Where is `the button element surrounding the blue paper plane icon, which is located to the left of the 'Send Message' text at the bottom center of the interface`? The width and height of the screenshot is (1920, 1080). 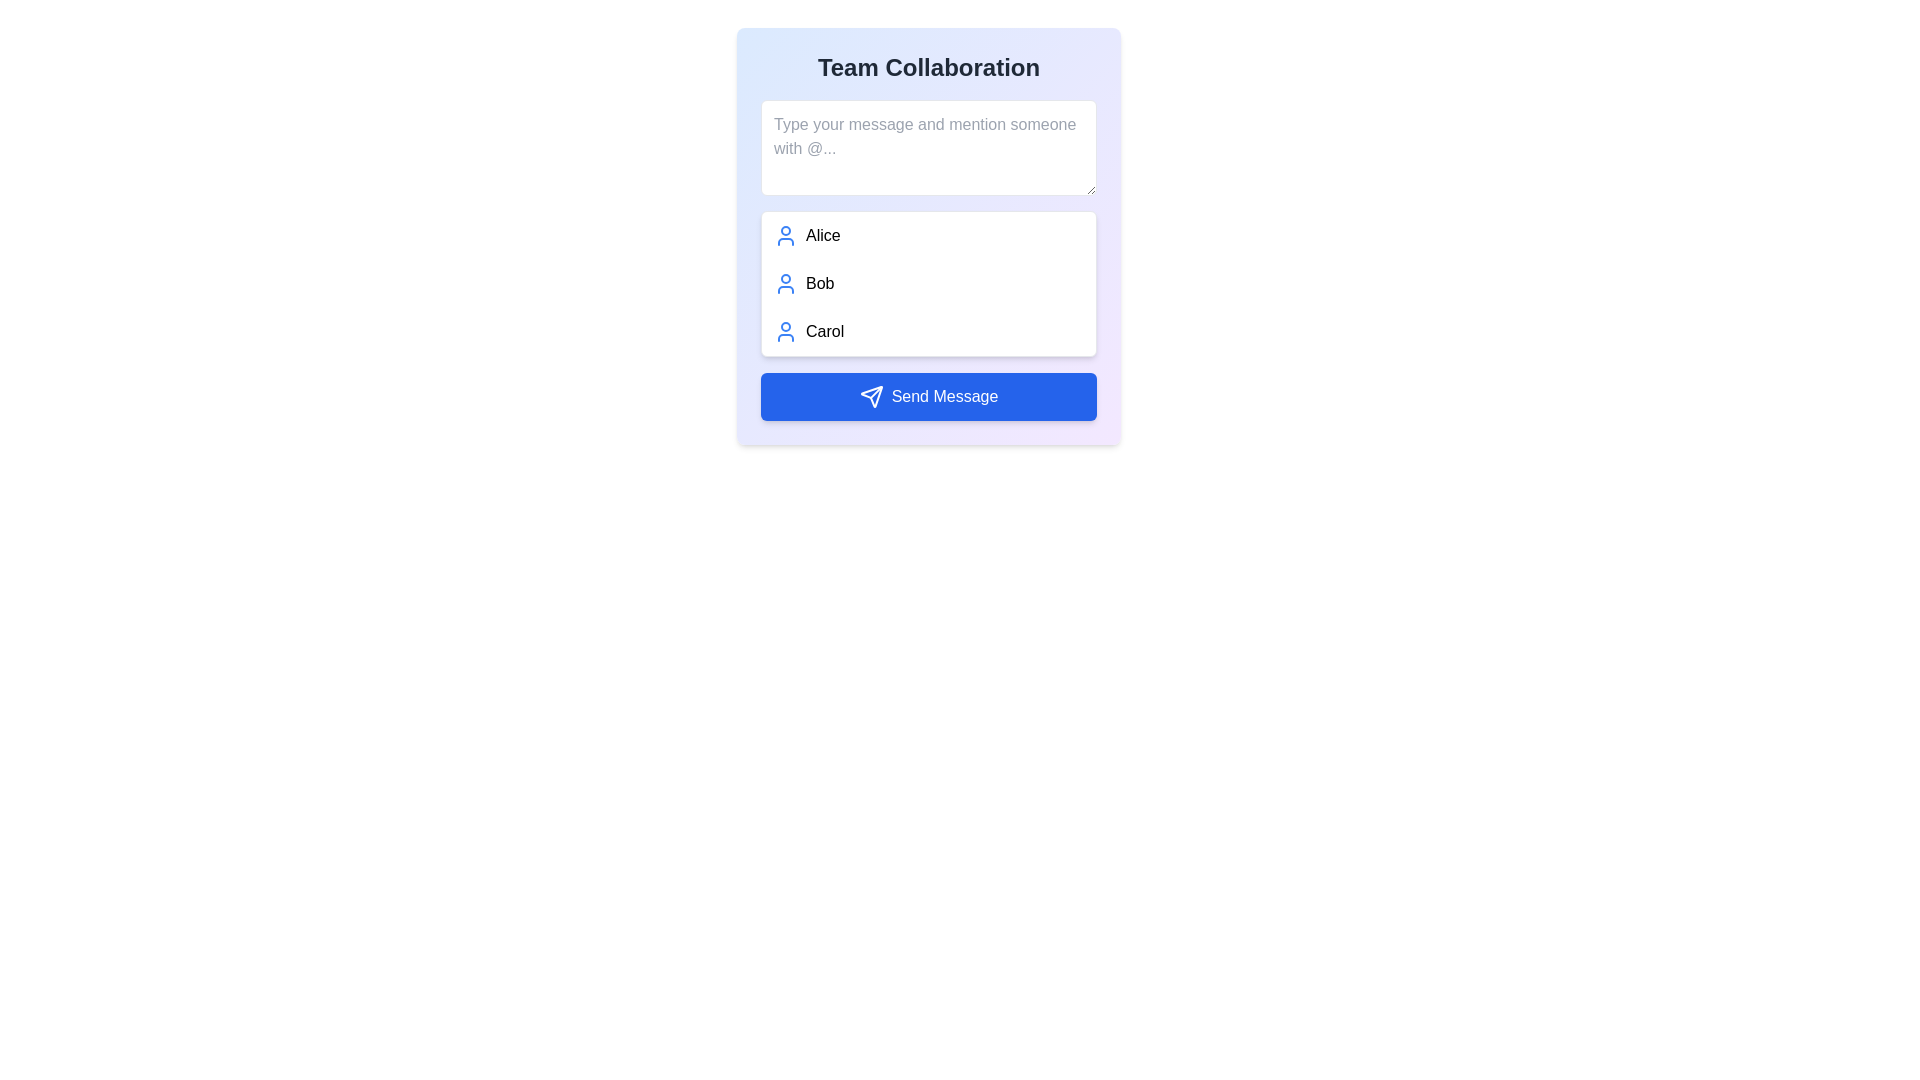
the button element surrounding the blue paper plane icon, which is located to the left of the 'Send Message' text at the bottom center of the interface is located at coordinates (871, 397).